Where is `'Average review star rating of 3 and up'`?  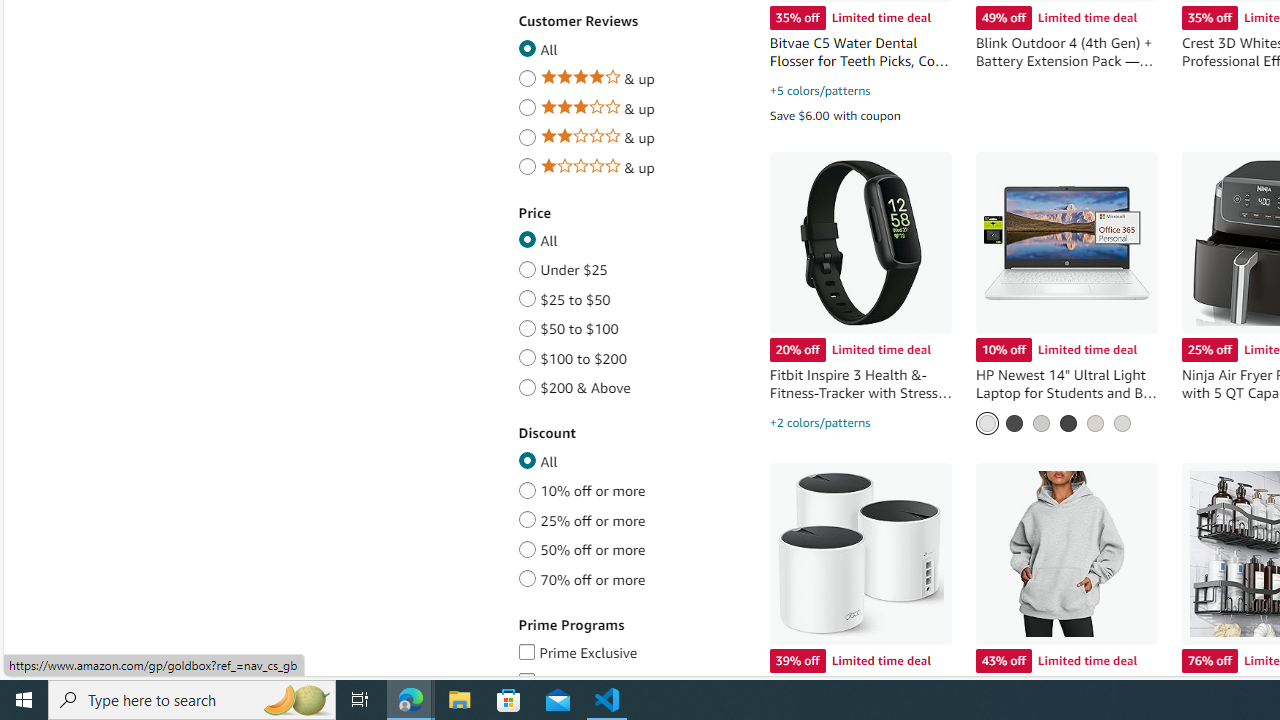
'Average review star rating of 3 and up' is located at coordinates (527, 104).